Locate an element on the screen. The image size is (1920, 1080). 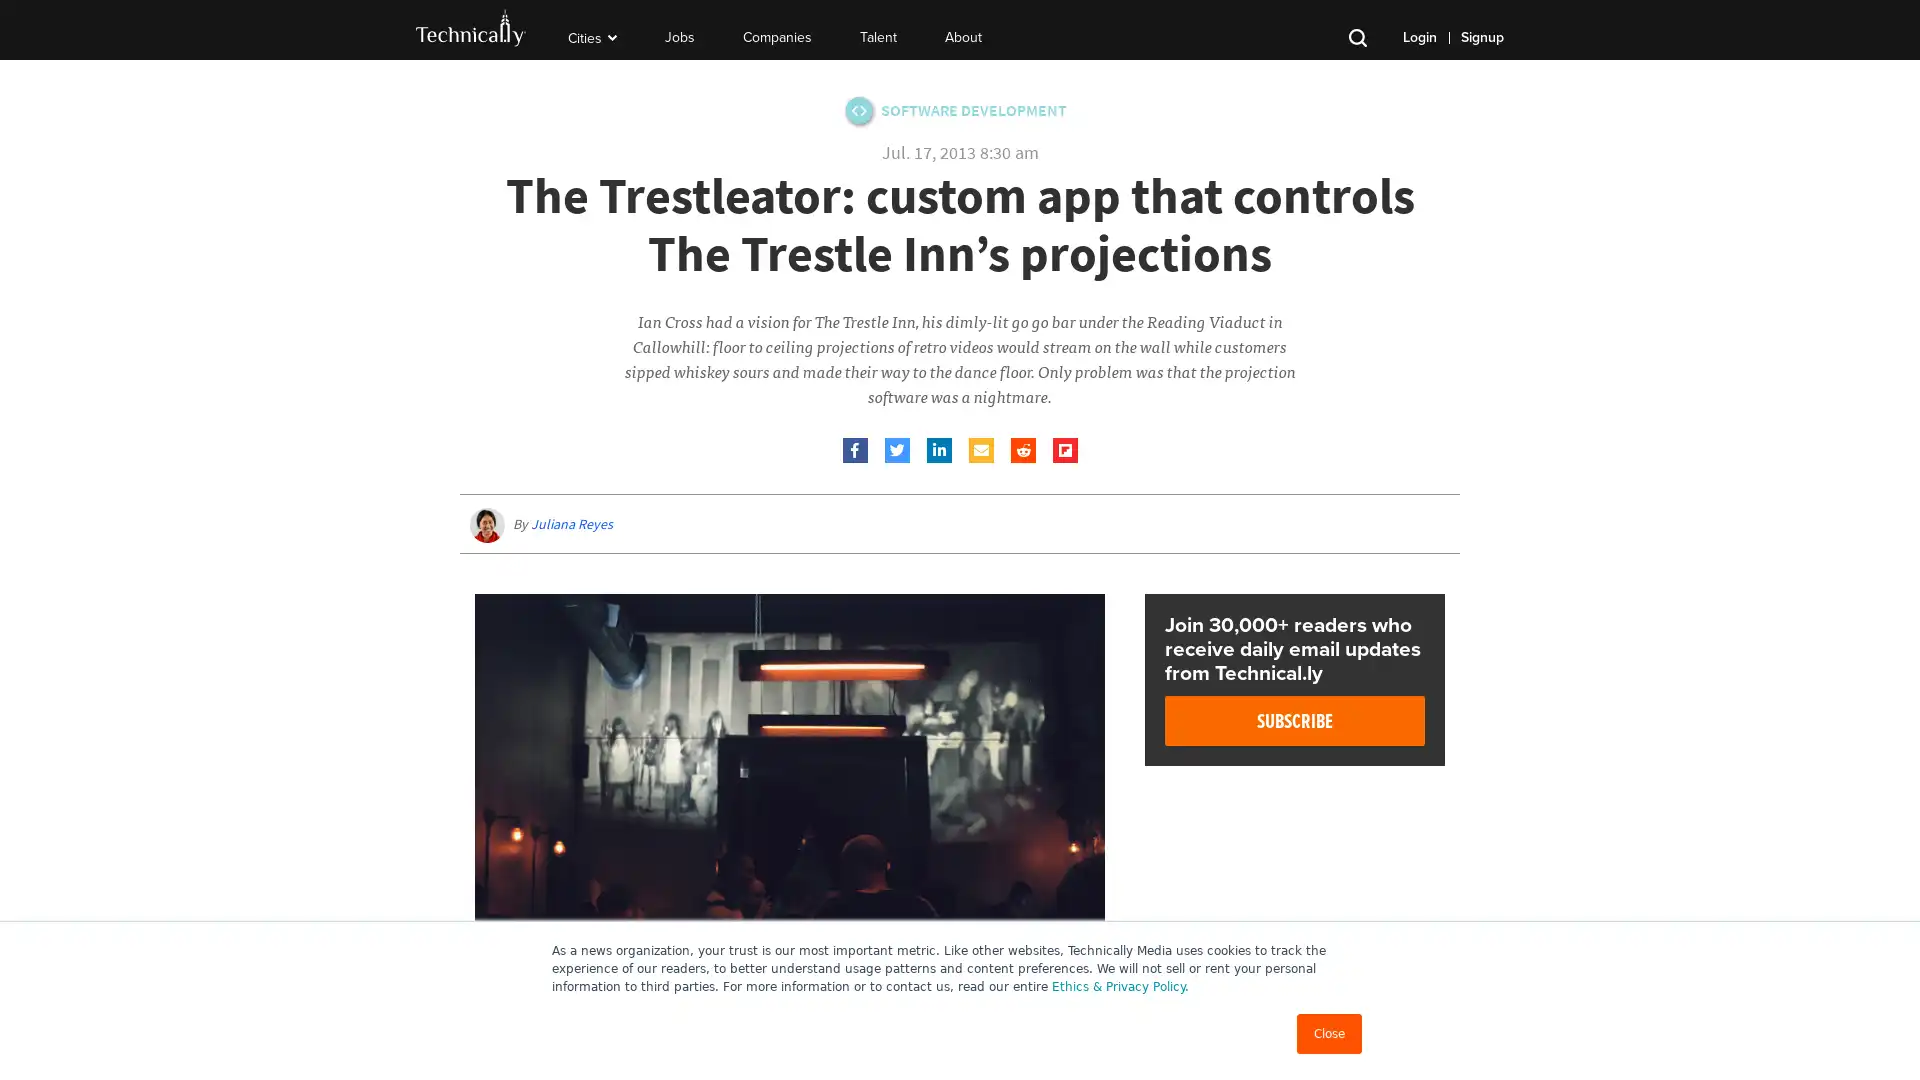
Close is located at coordinates (1329, 1033).